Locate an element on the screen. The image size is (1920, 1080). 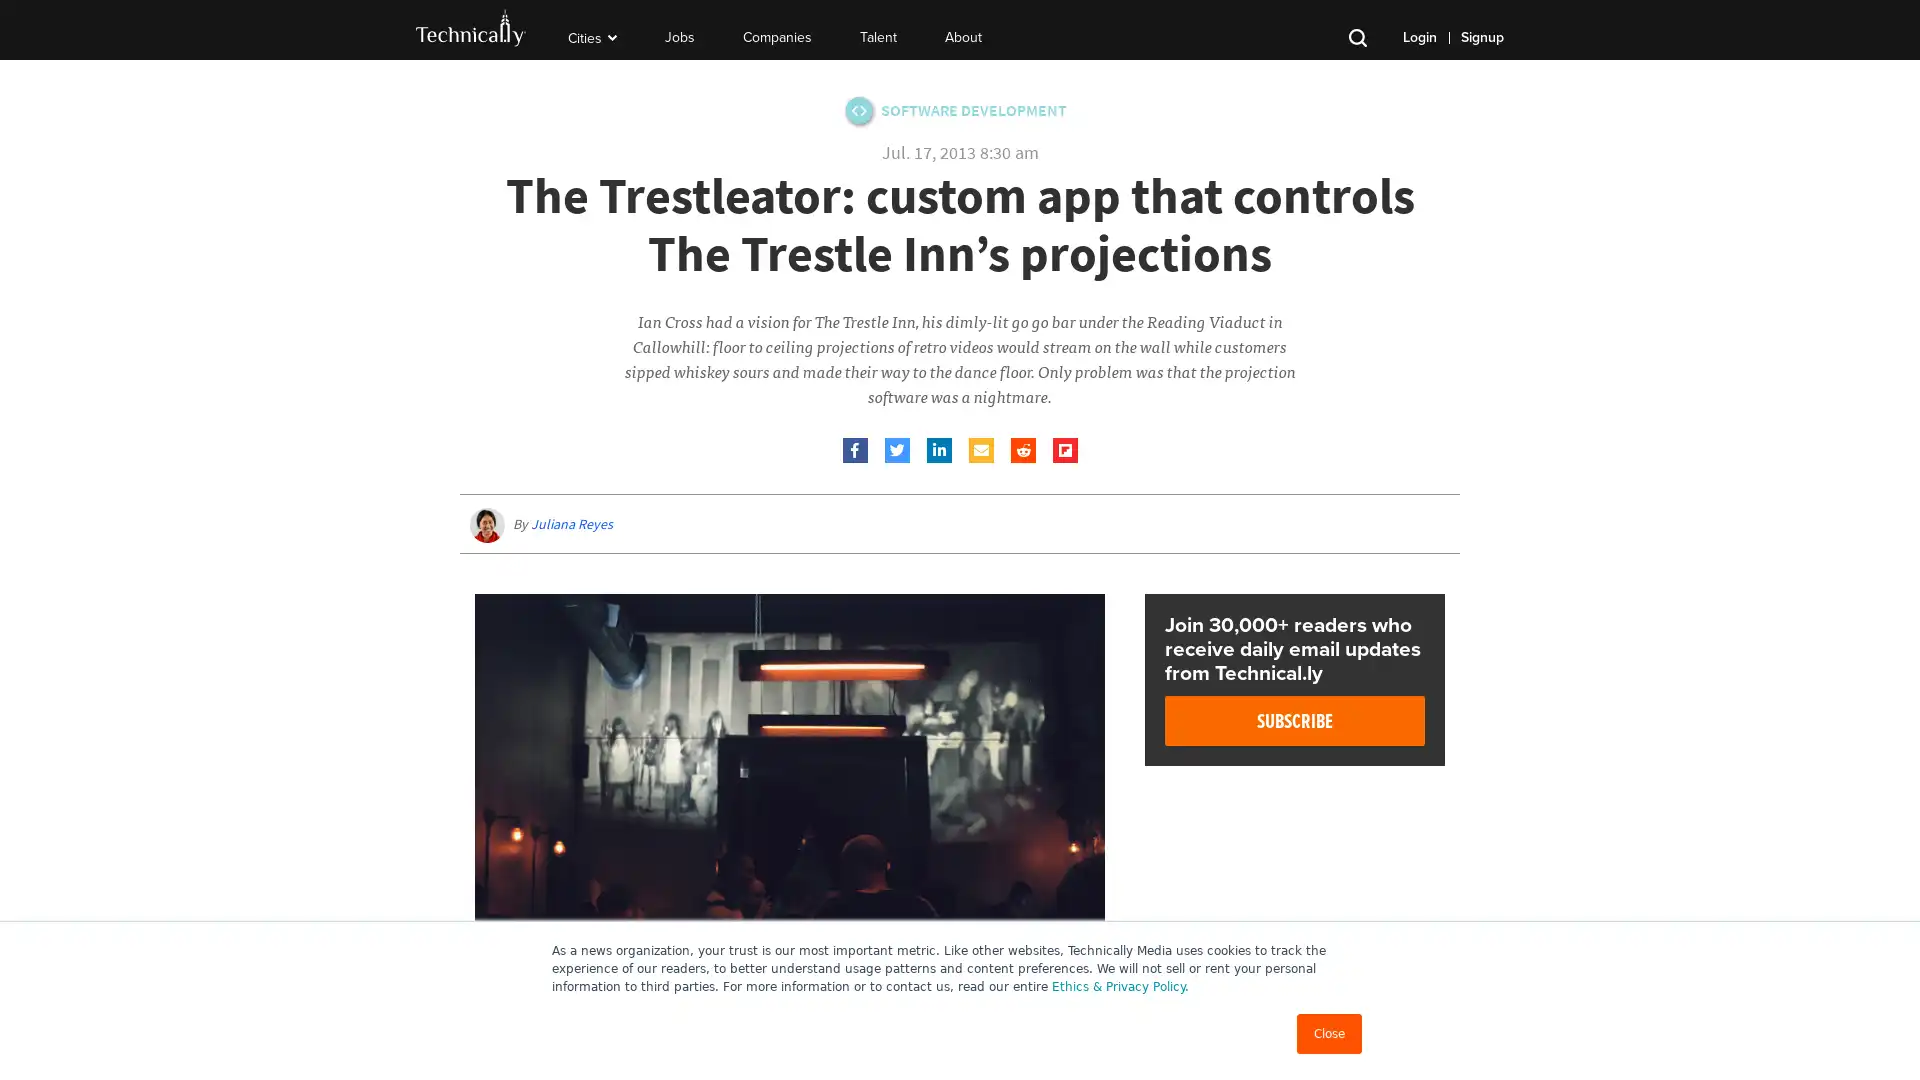
Close is located at coordinates (1329, 1033).